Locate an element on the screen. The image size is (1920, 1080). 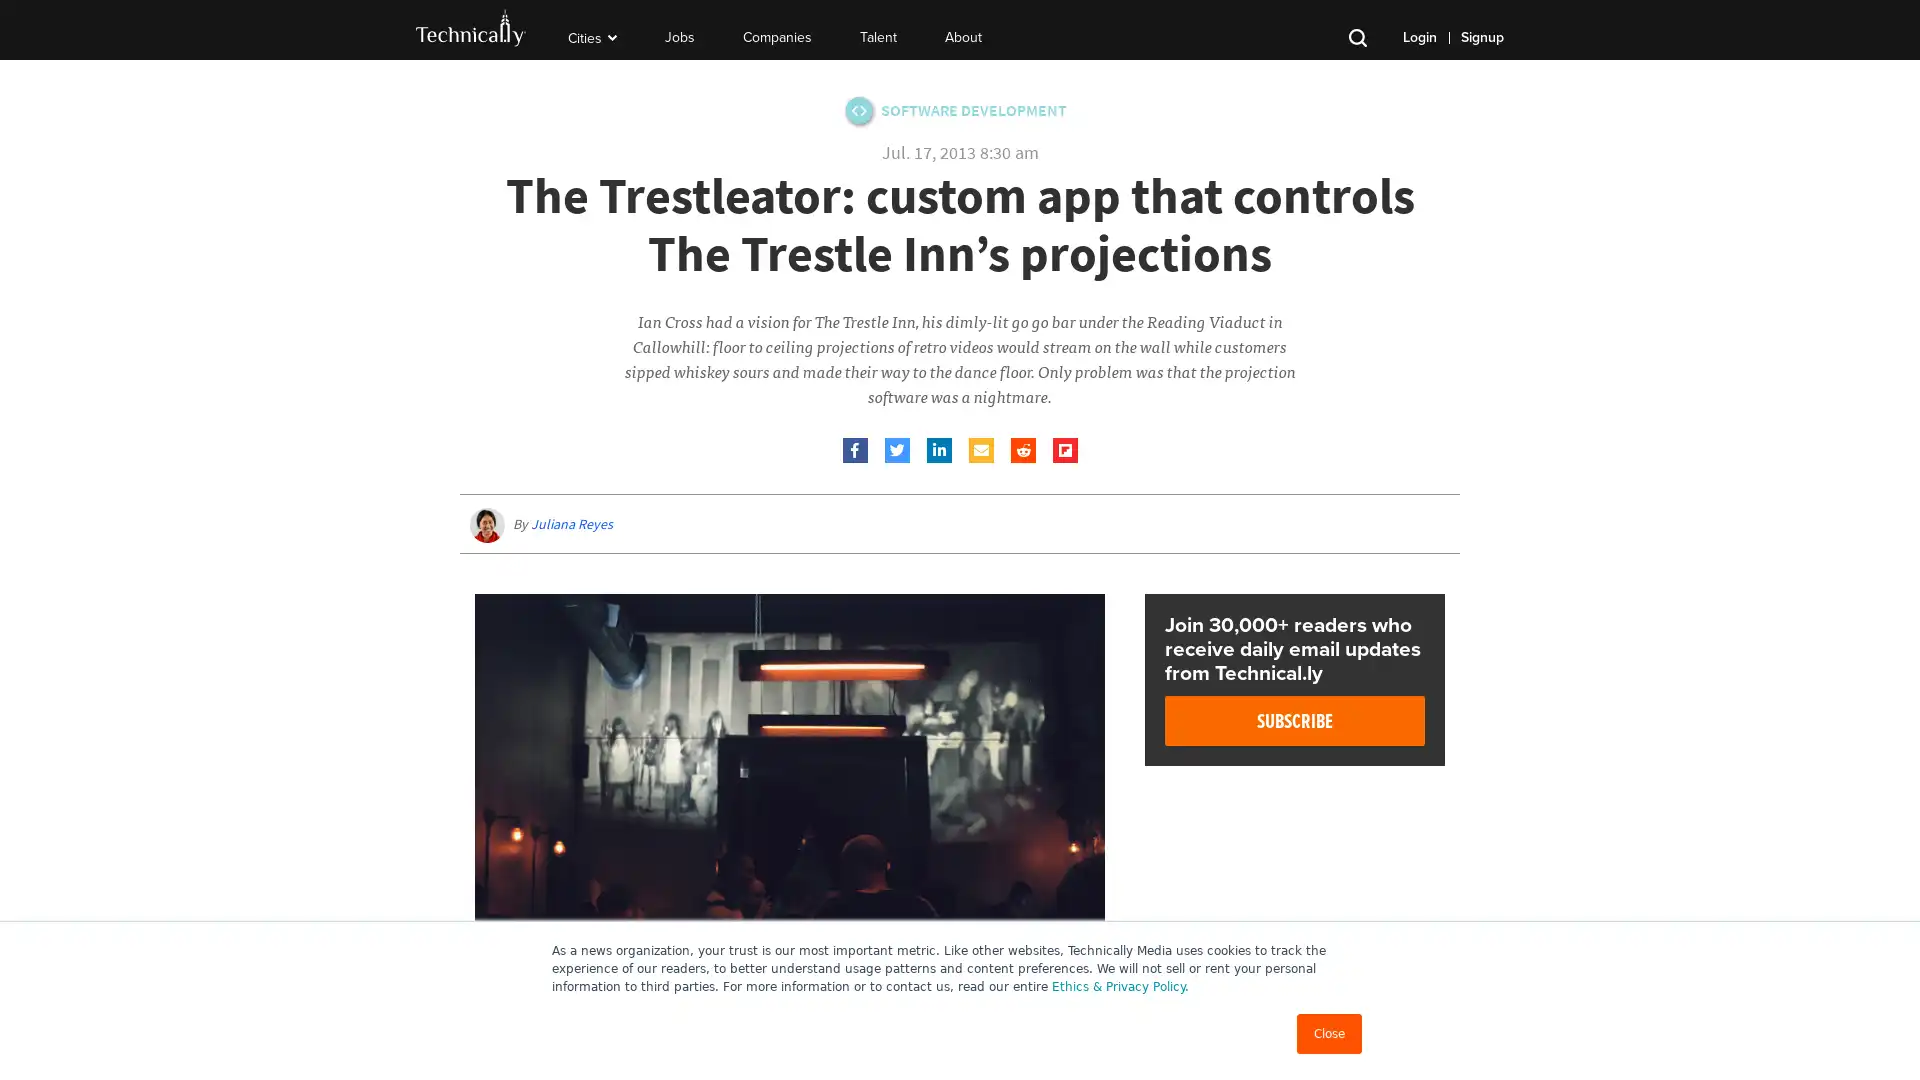
Close is located at coordinates (1329, 1033).